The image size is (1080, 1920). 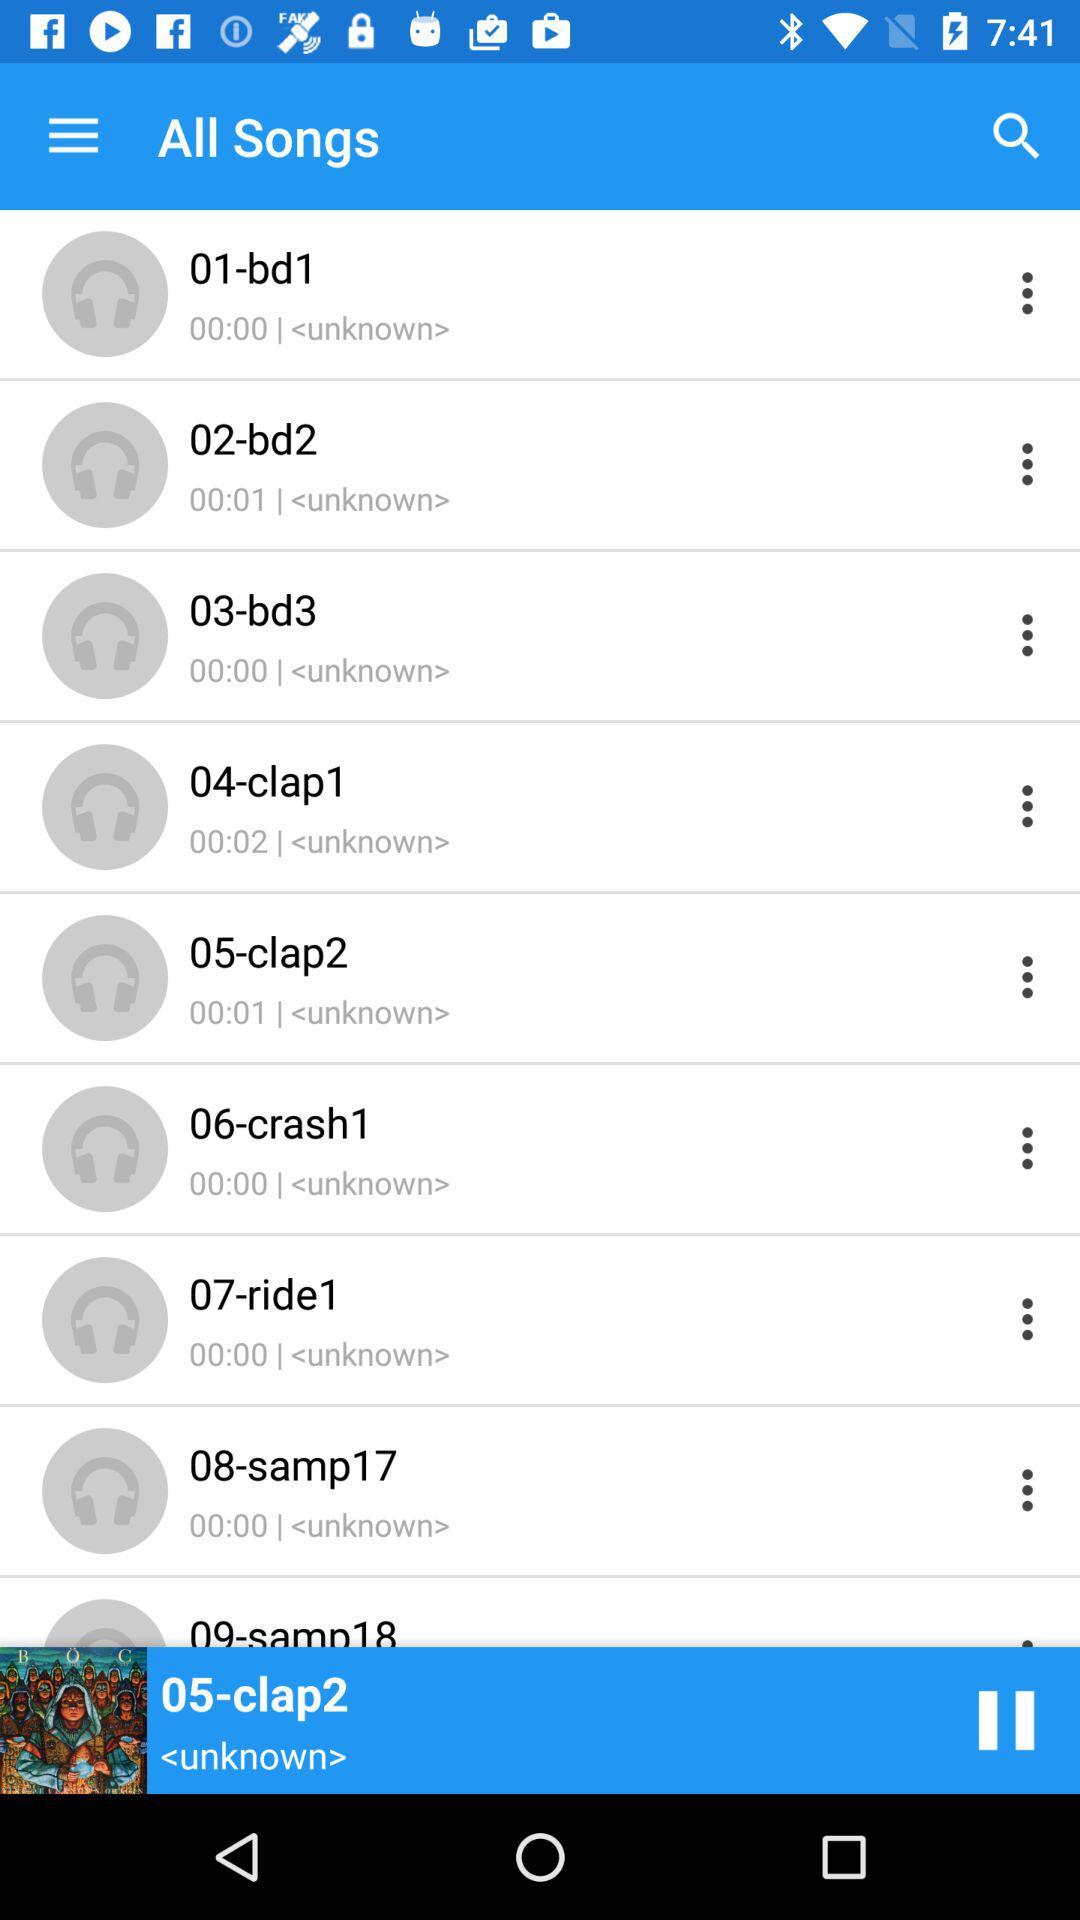 What do you see at coordinates (591, 949) in the screenshot?
I see `the 05-clap2 item` at bounding box center [591, 949].